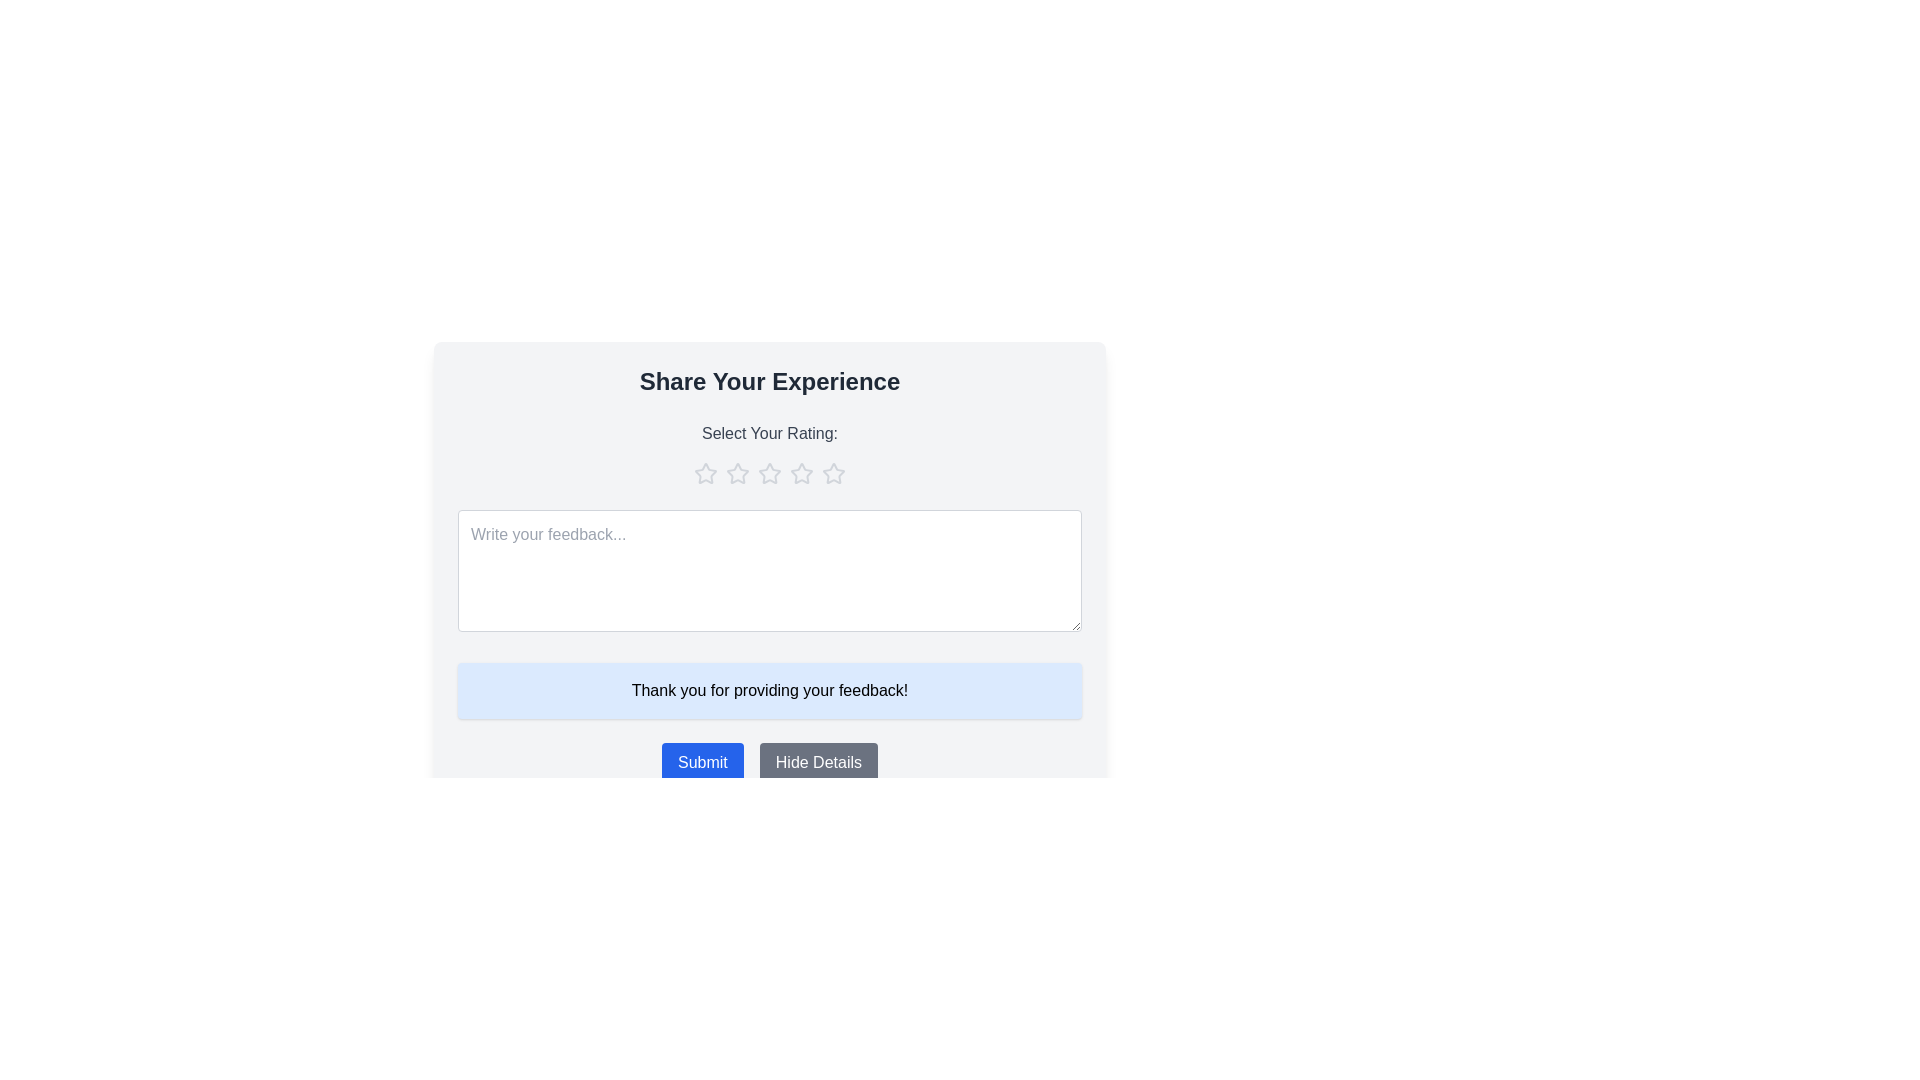 This screenshot has width=1920, height=1080. What do you see at coordinates (705, 473) in the screenshot?
I see `the first star icon in the rating bar` at bounding box center [705, 473].